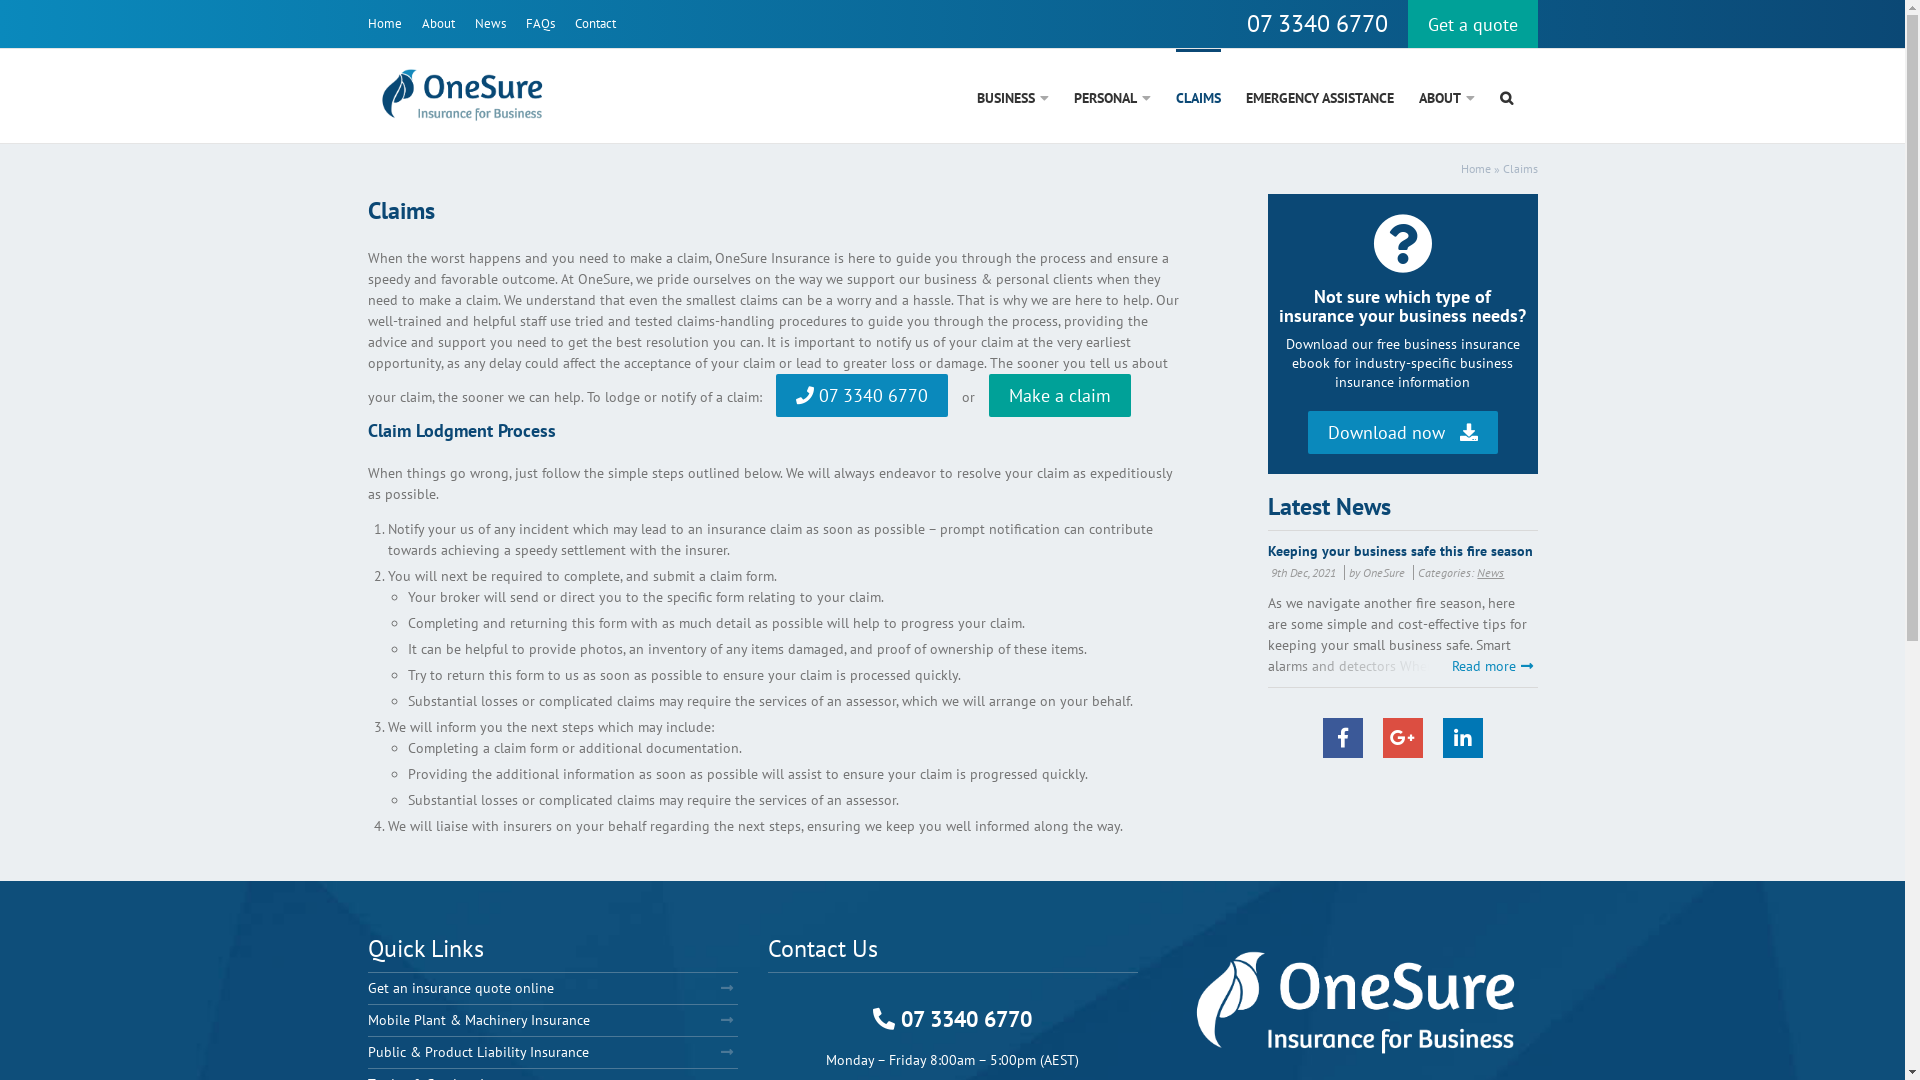 This screenshot has width=1920, height=1080. Describe the element at coordinates (473, 23) in the screenshot. I see `'News'` at that location.